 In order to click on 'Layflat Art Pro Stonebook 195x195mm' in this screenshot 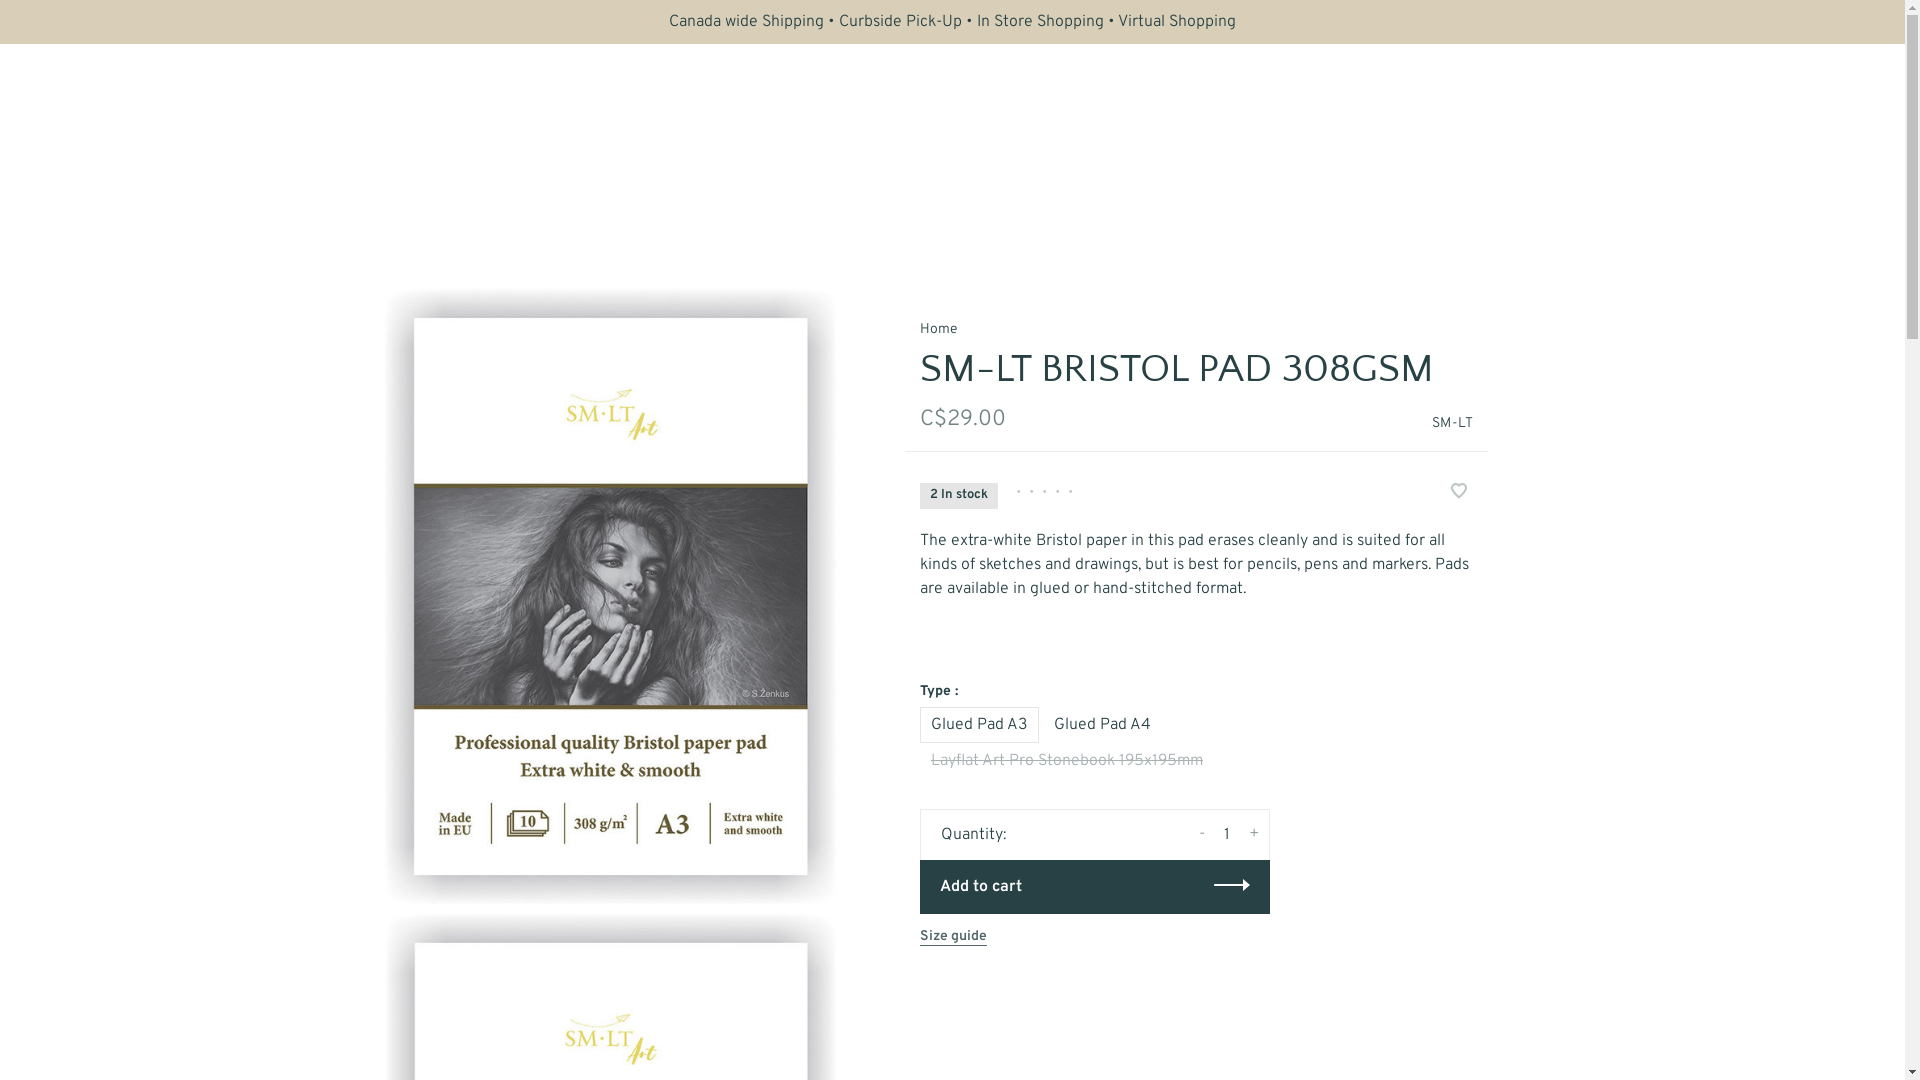, I will do `click(1065, 759)`.